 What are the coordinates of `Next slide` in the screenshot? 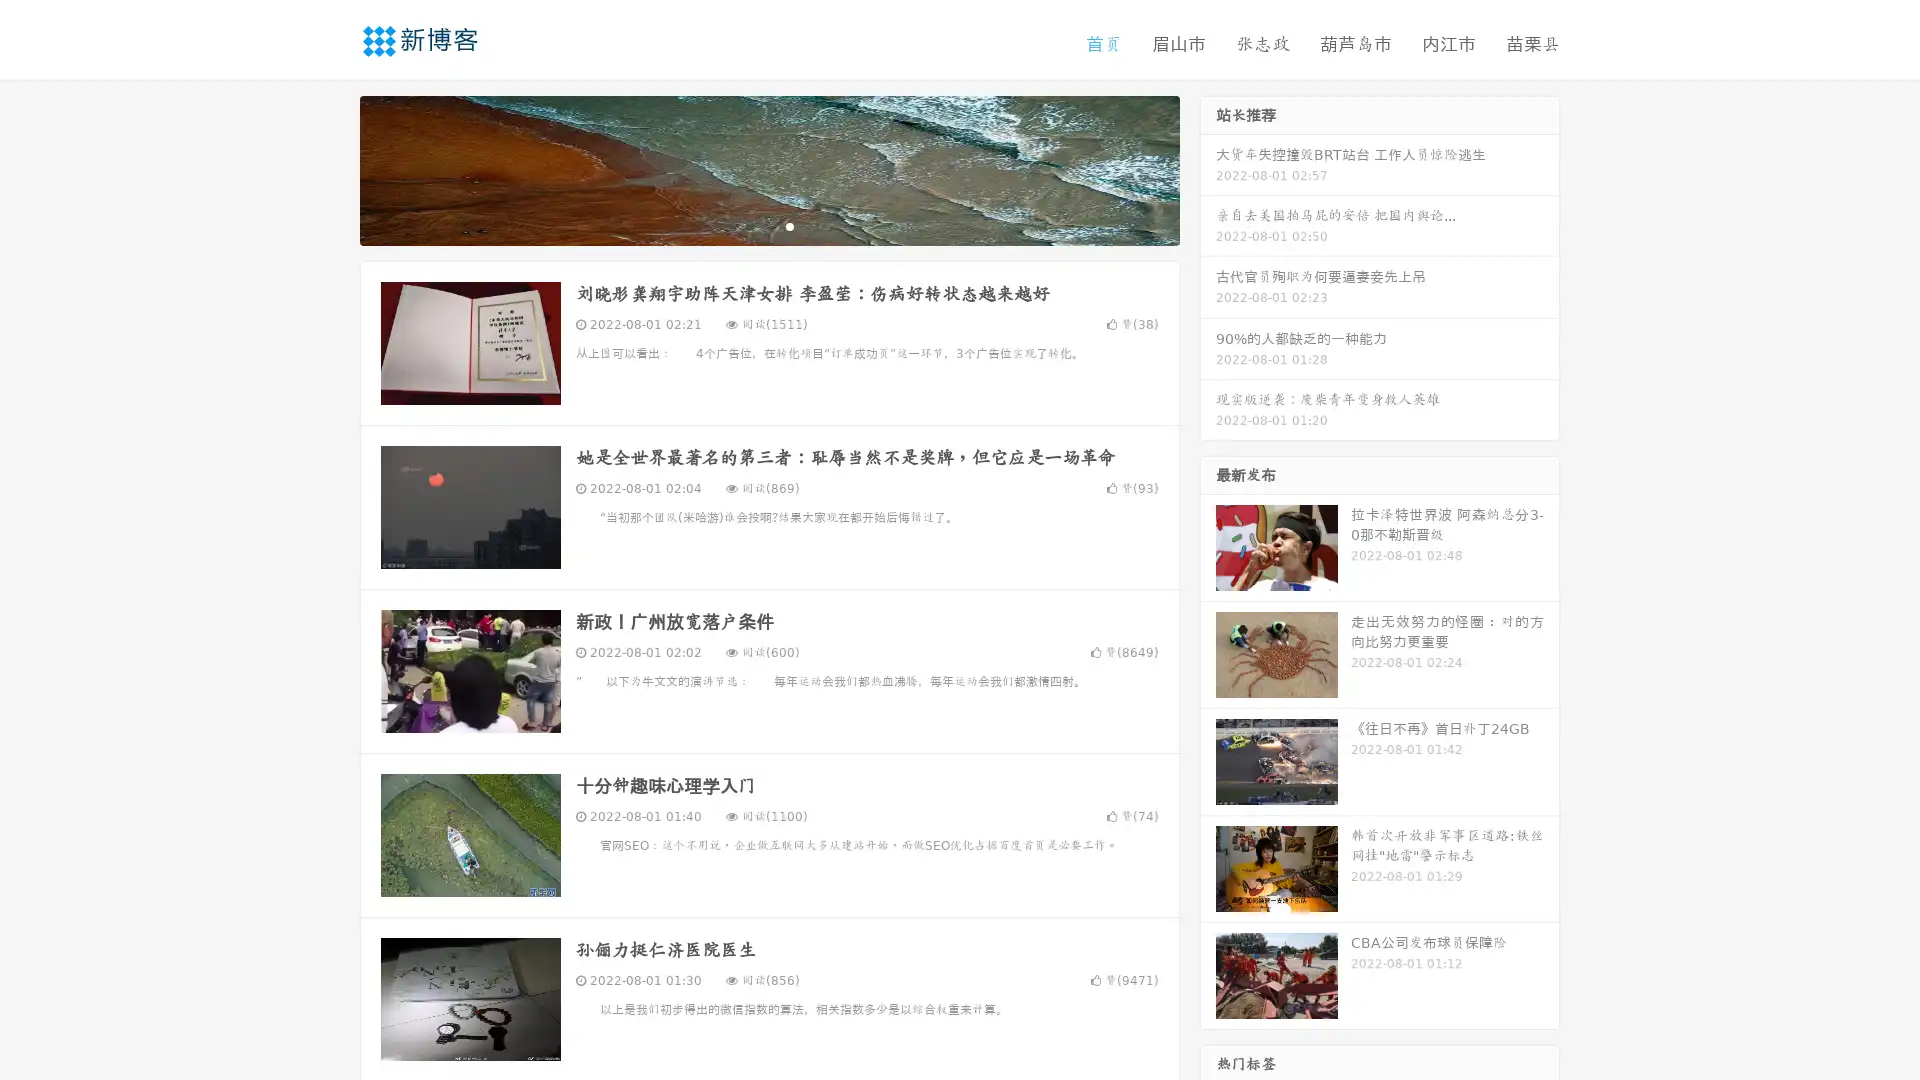 It's located at (1208, 168).